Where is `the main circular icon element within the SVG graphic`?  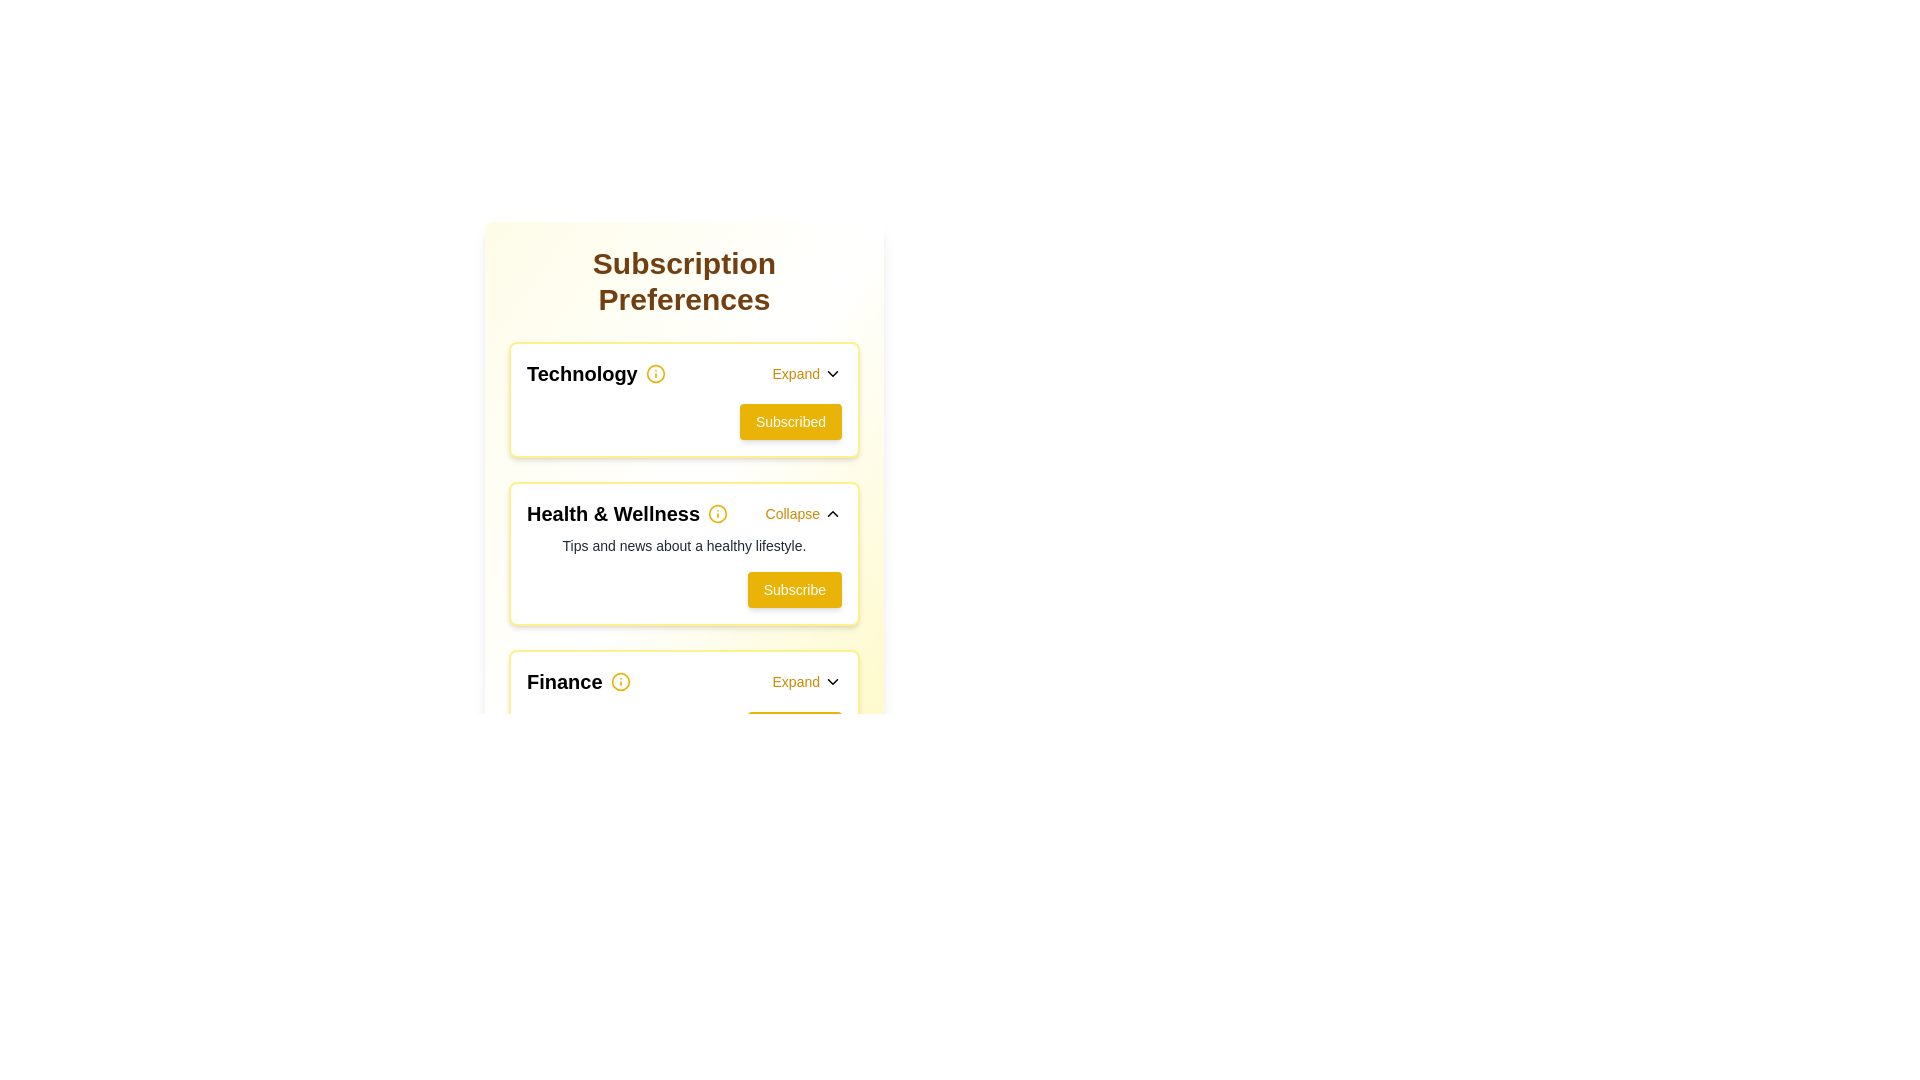
the main circular icon element within the SVG graphic is located at coordinates (718, 512).